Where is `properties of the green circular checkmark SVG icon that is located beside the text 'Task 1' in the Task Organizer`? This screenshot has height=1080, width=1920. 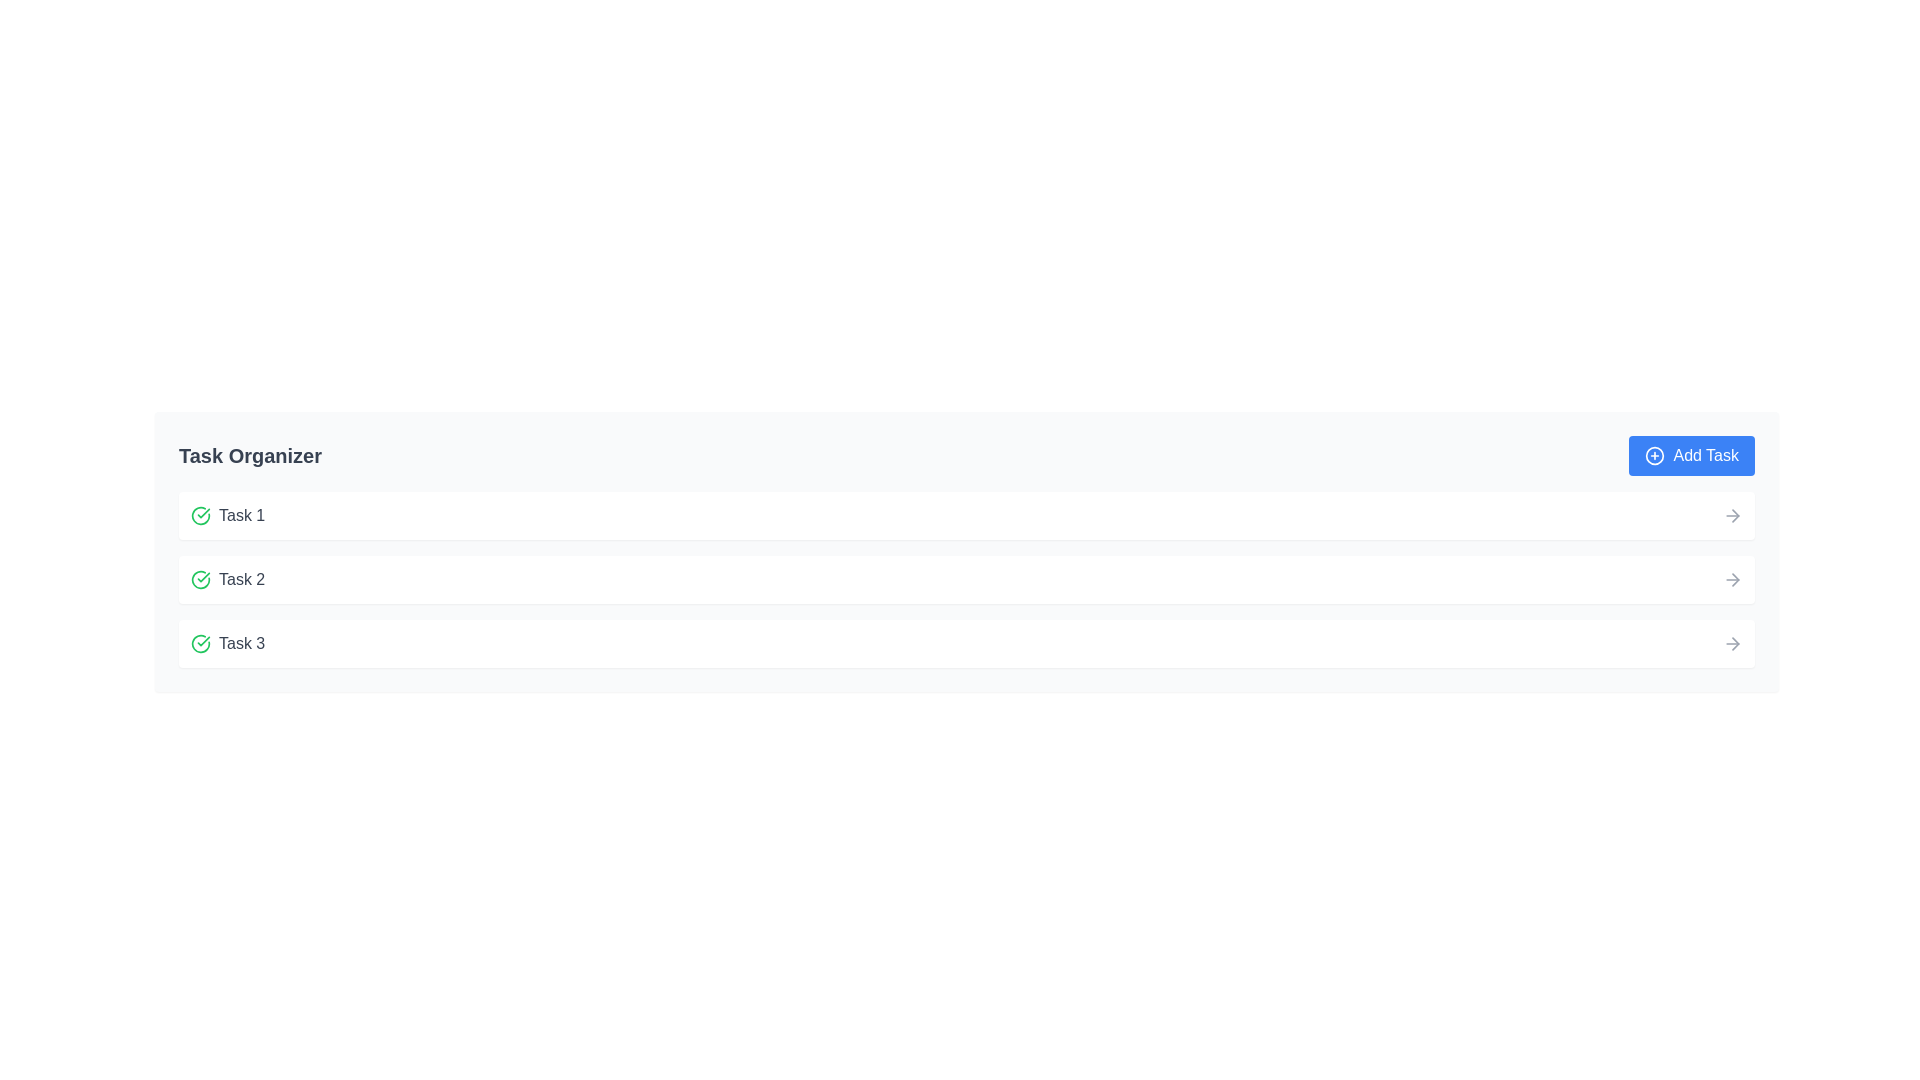
properties of the green circular checkmark SVG icon that is located beside the text 'Task 1' in the Task Organizer is located at coordinates (201, 515).